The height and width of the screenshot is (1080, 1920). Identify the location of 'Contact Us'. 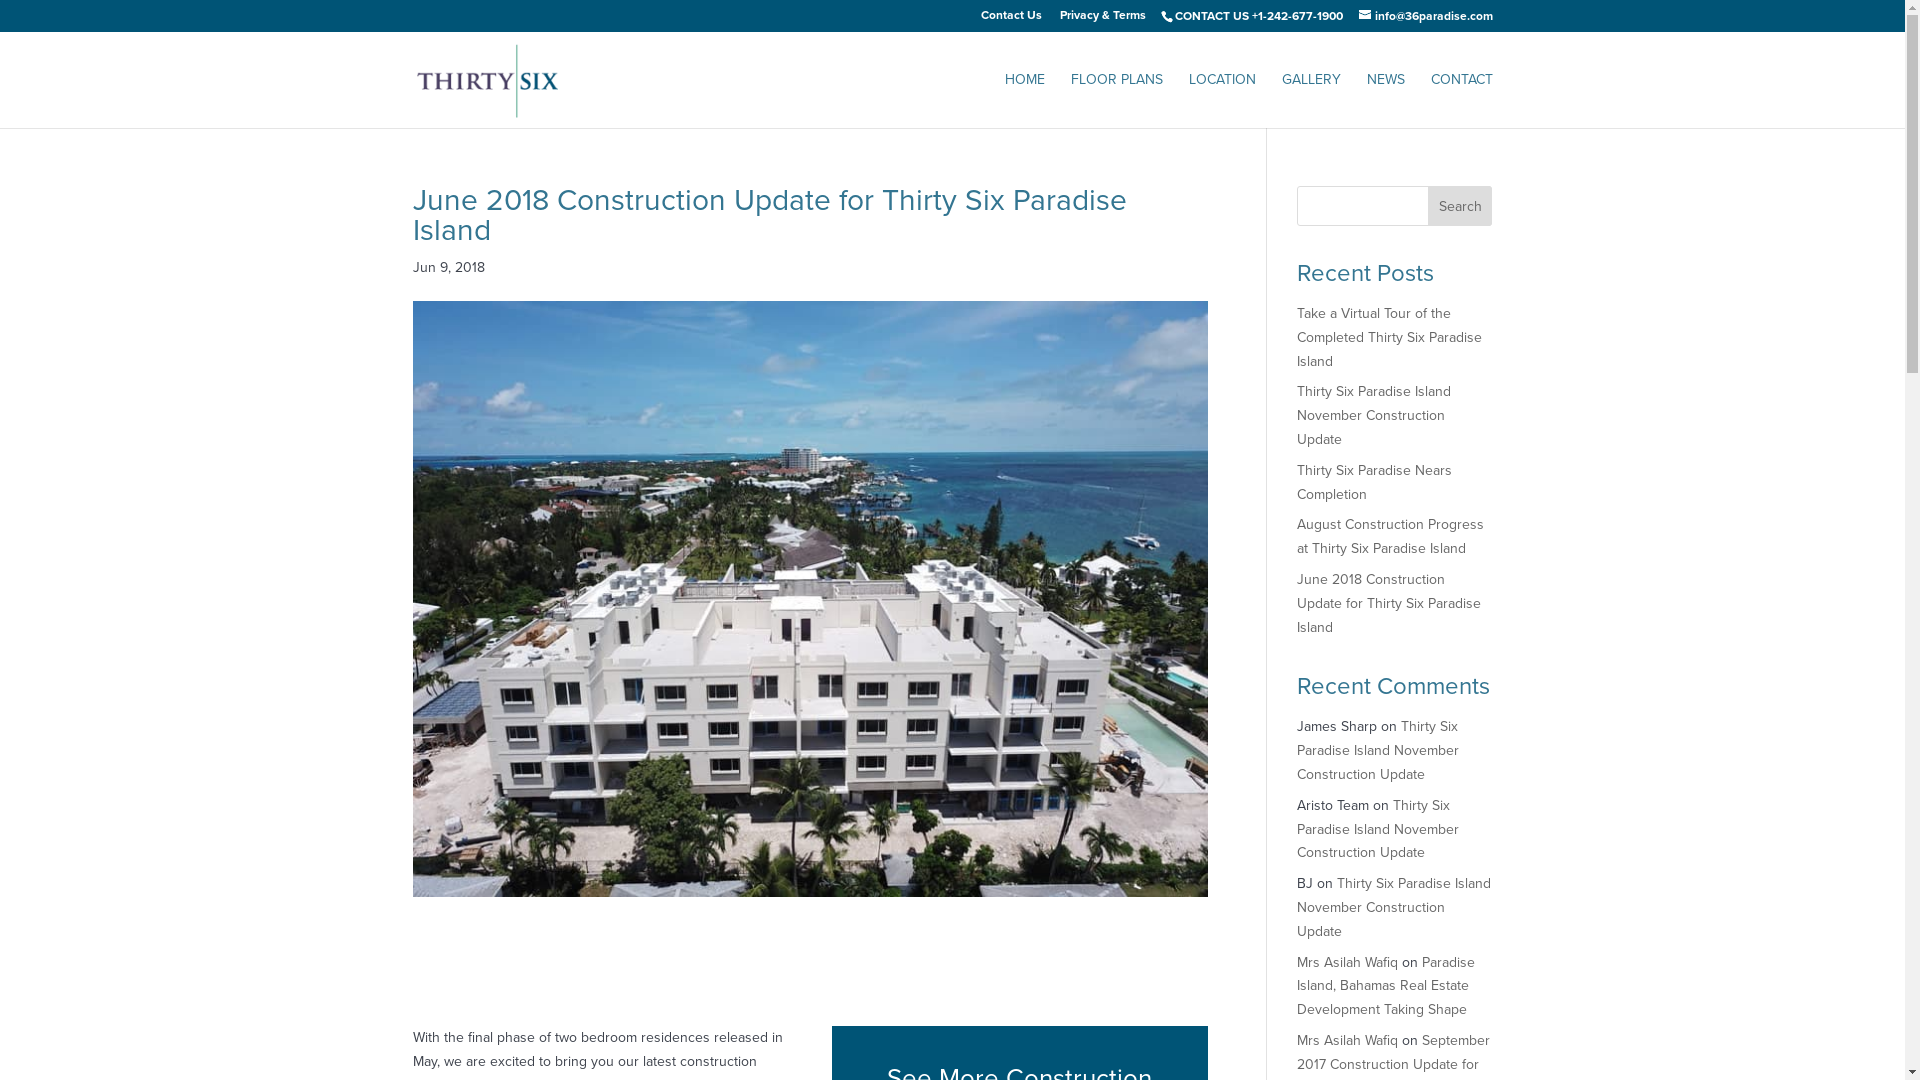
(979, 19).